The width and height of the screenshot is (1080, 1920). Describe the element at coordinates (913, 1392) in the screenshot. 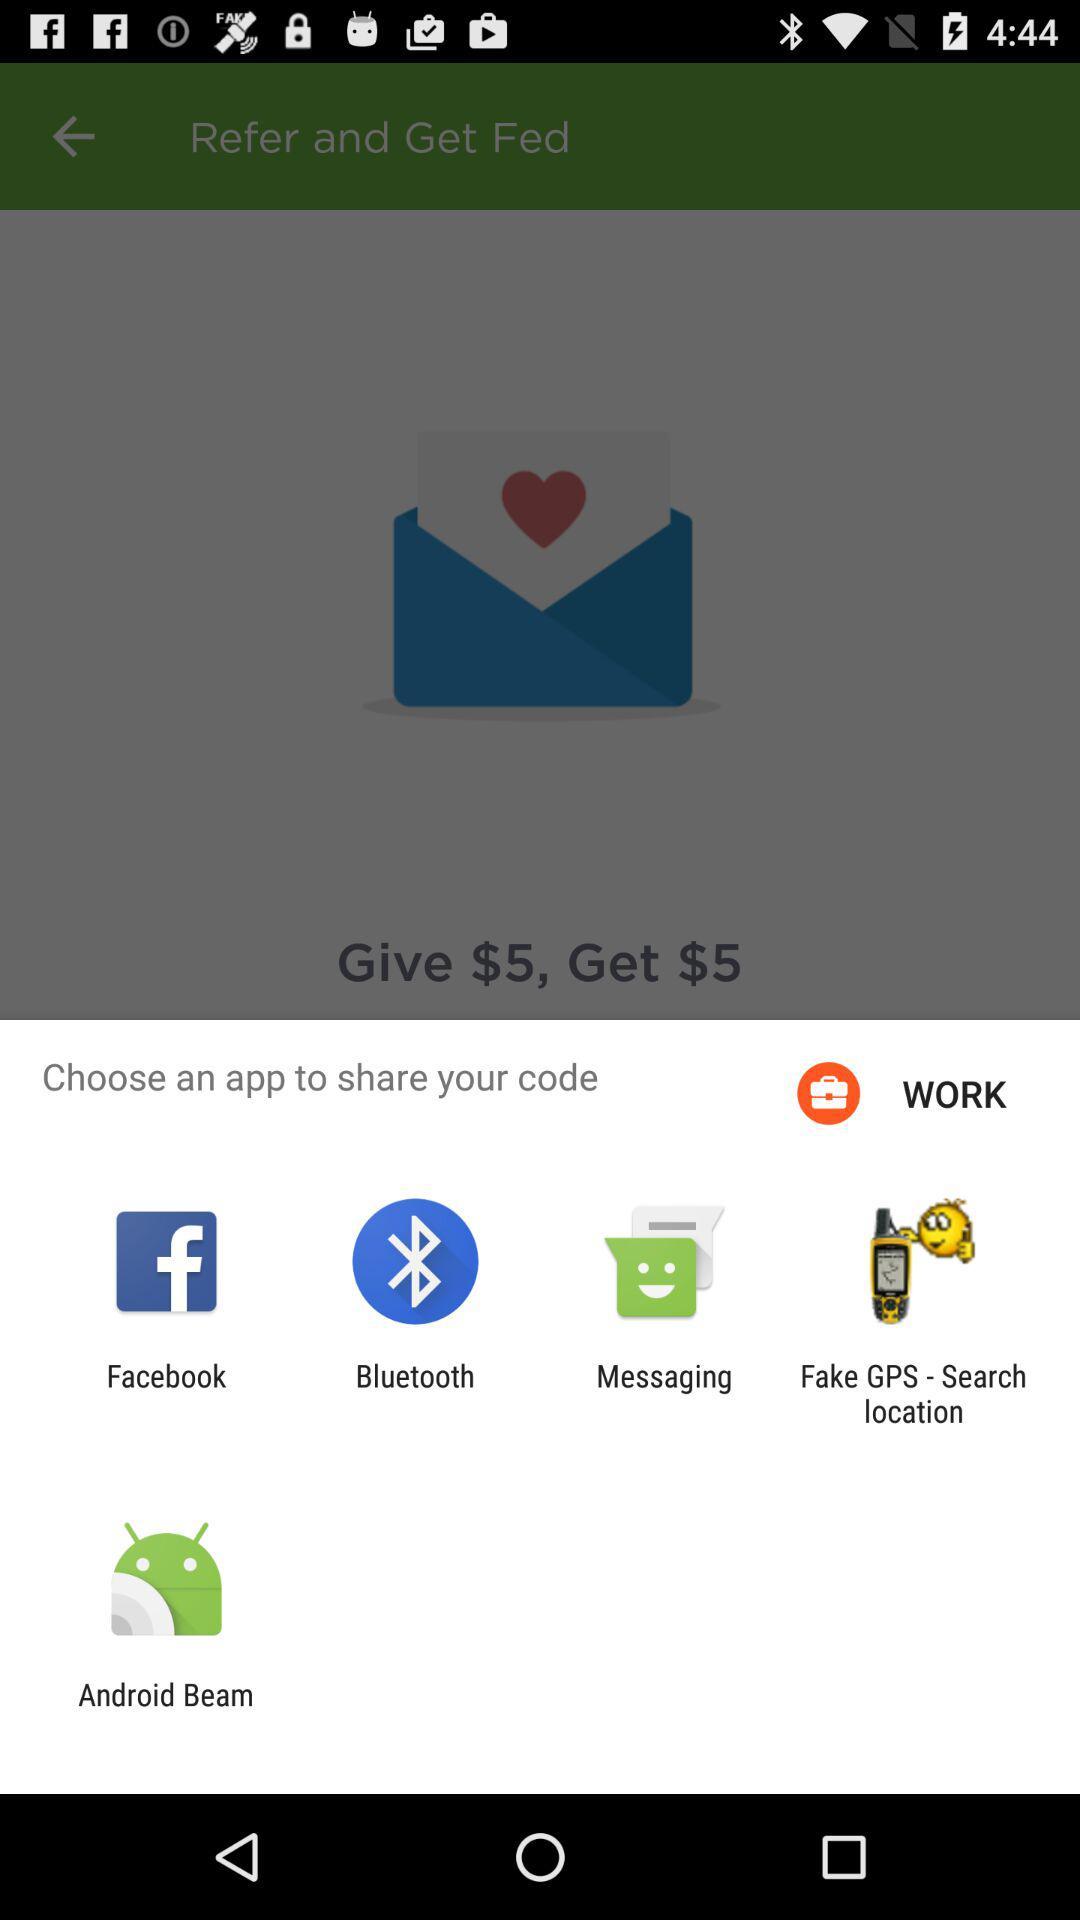

I see `the icon to the right of messaging` at that location.